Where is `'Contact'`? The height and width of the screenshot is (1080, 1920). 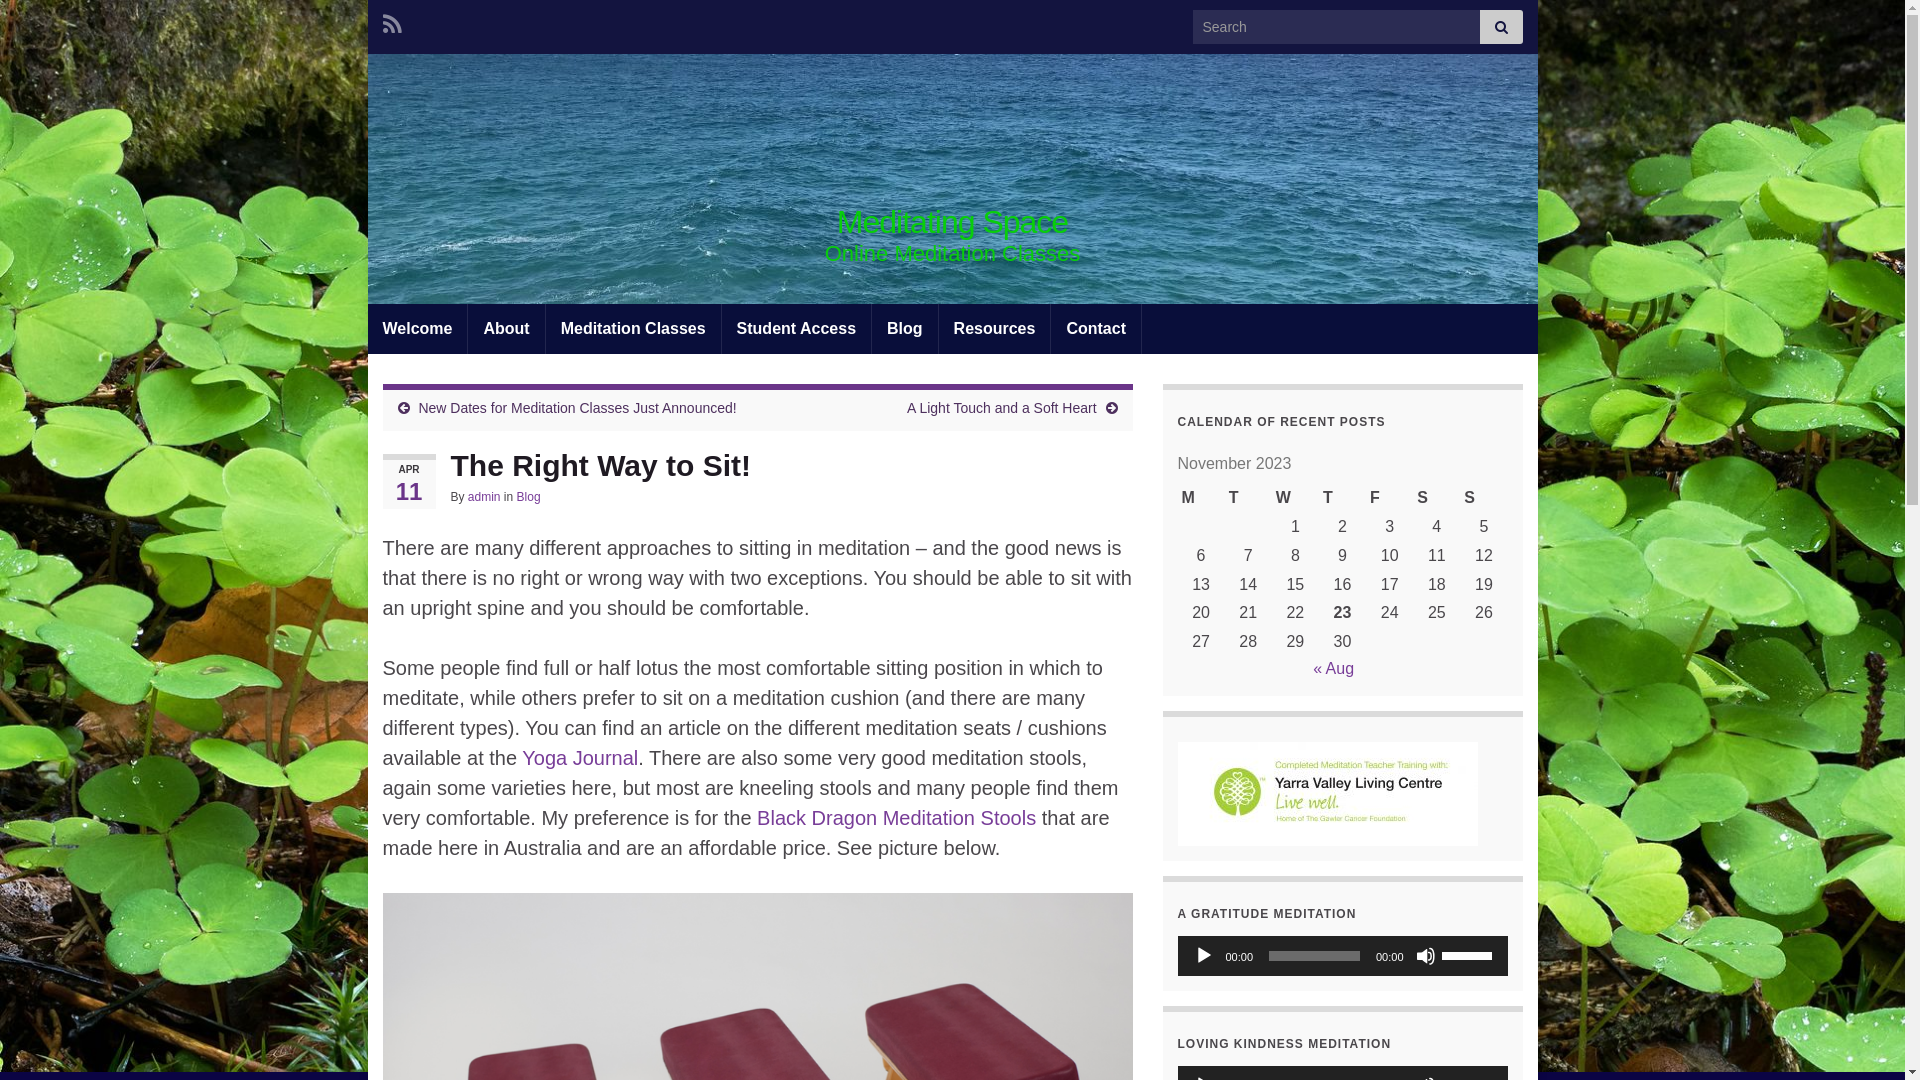
'Contact' is located at coordinates (1094, 327).